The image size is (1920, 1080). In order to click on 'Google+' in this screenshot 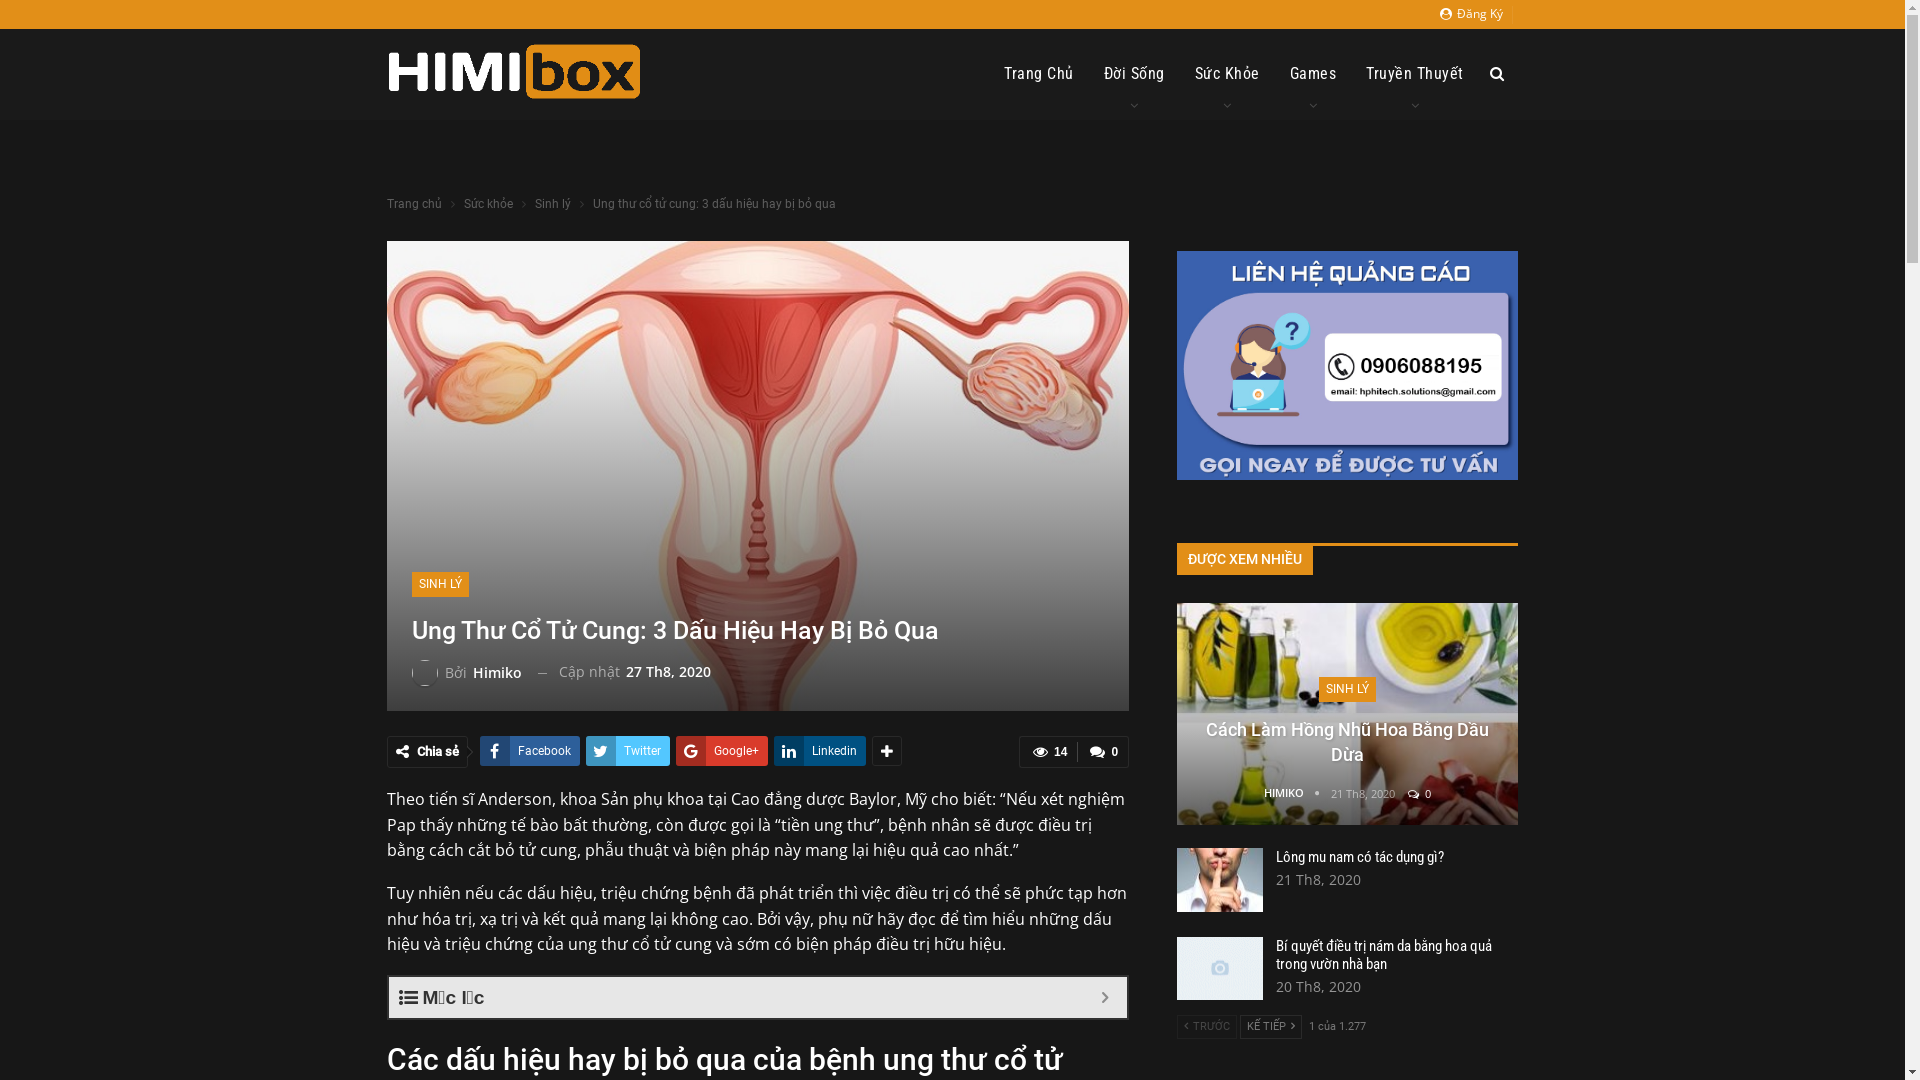, I will do `click(720, 751)`.